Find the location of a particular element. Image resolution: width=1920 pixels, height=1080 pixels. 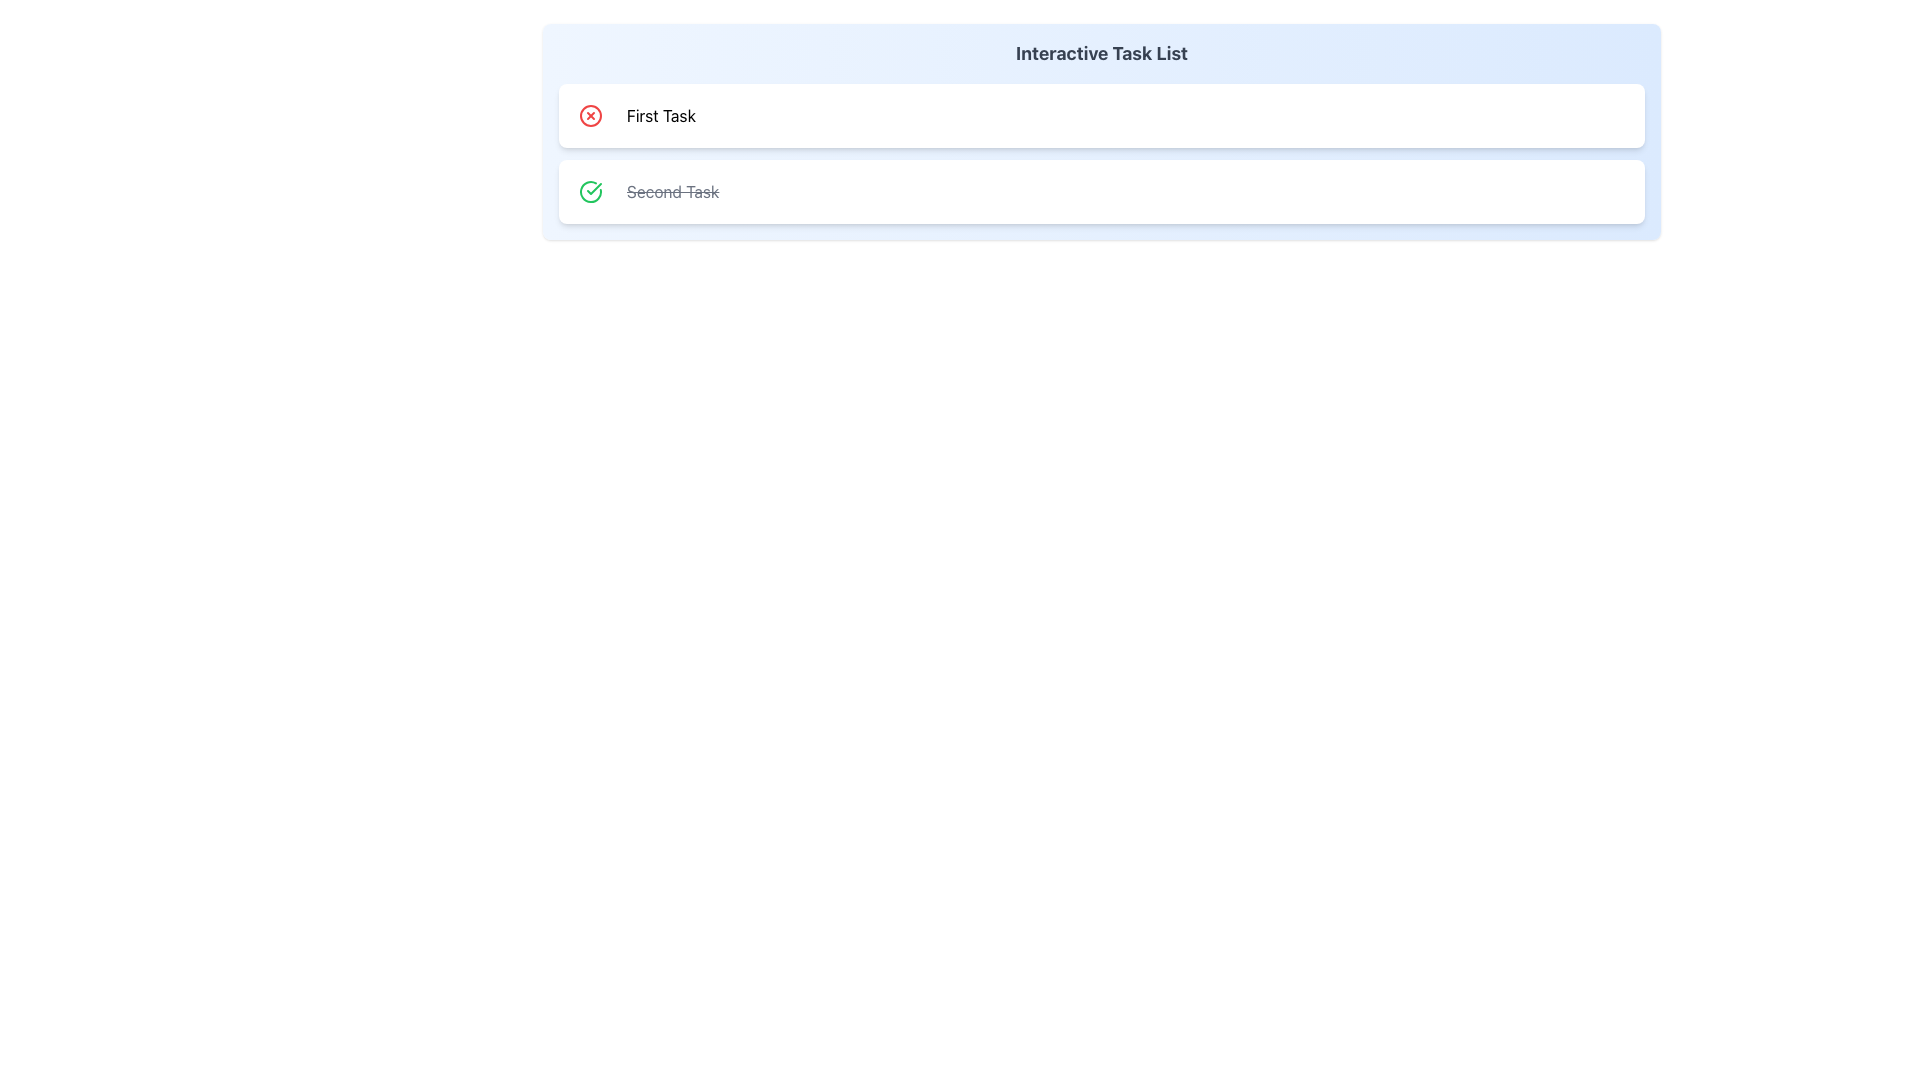

the checkmark icon within a circle located in the second task row before the text 'Second Task' is located at coordinates (593, 189).